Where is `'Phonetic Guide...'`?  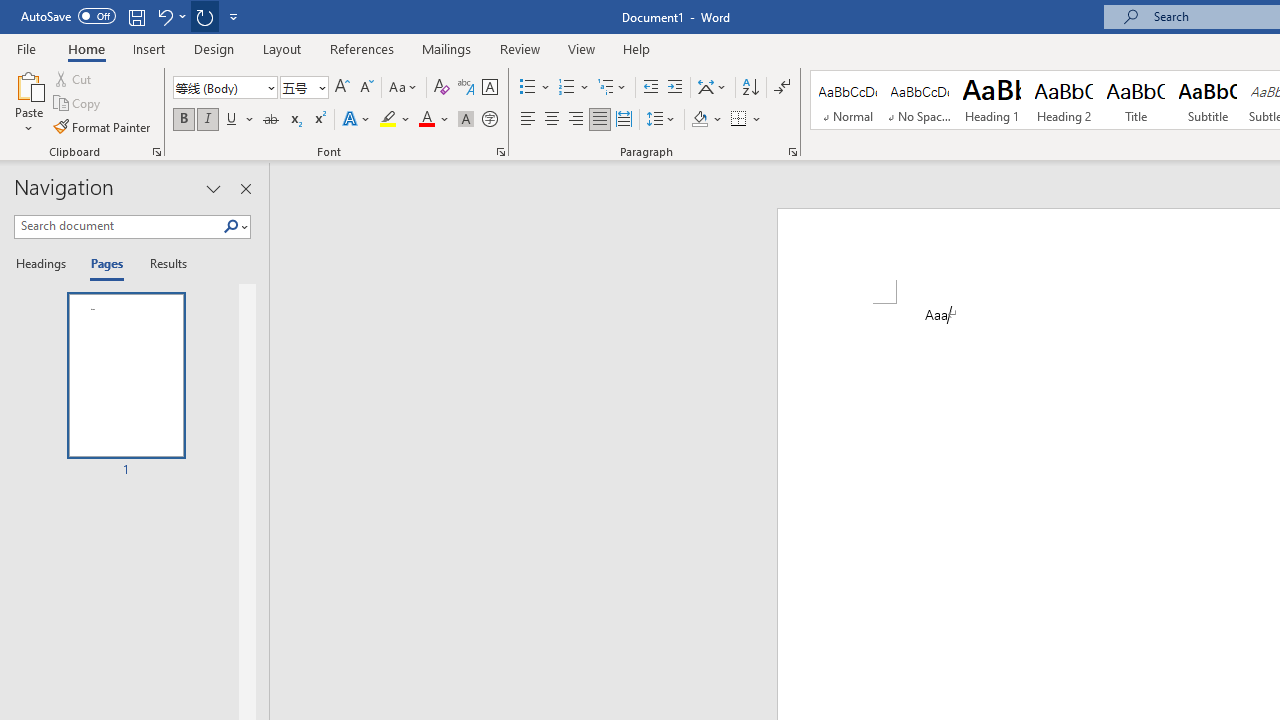
'Phonetic Guide...' is located at coordinates (464, 86).